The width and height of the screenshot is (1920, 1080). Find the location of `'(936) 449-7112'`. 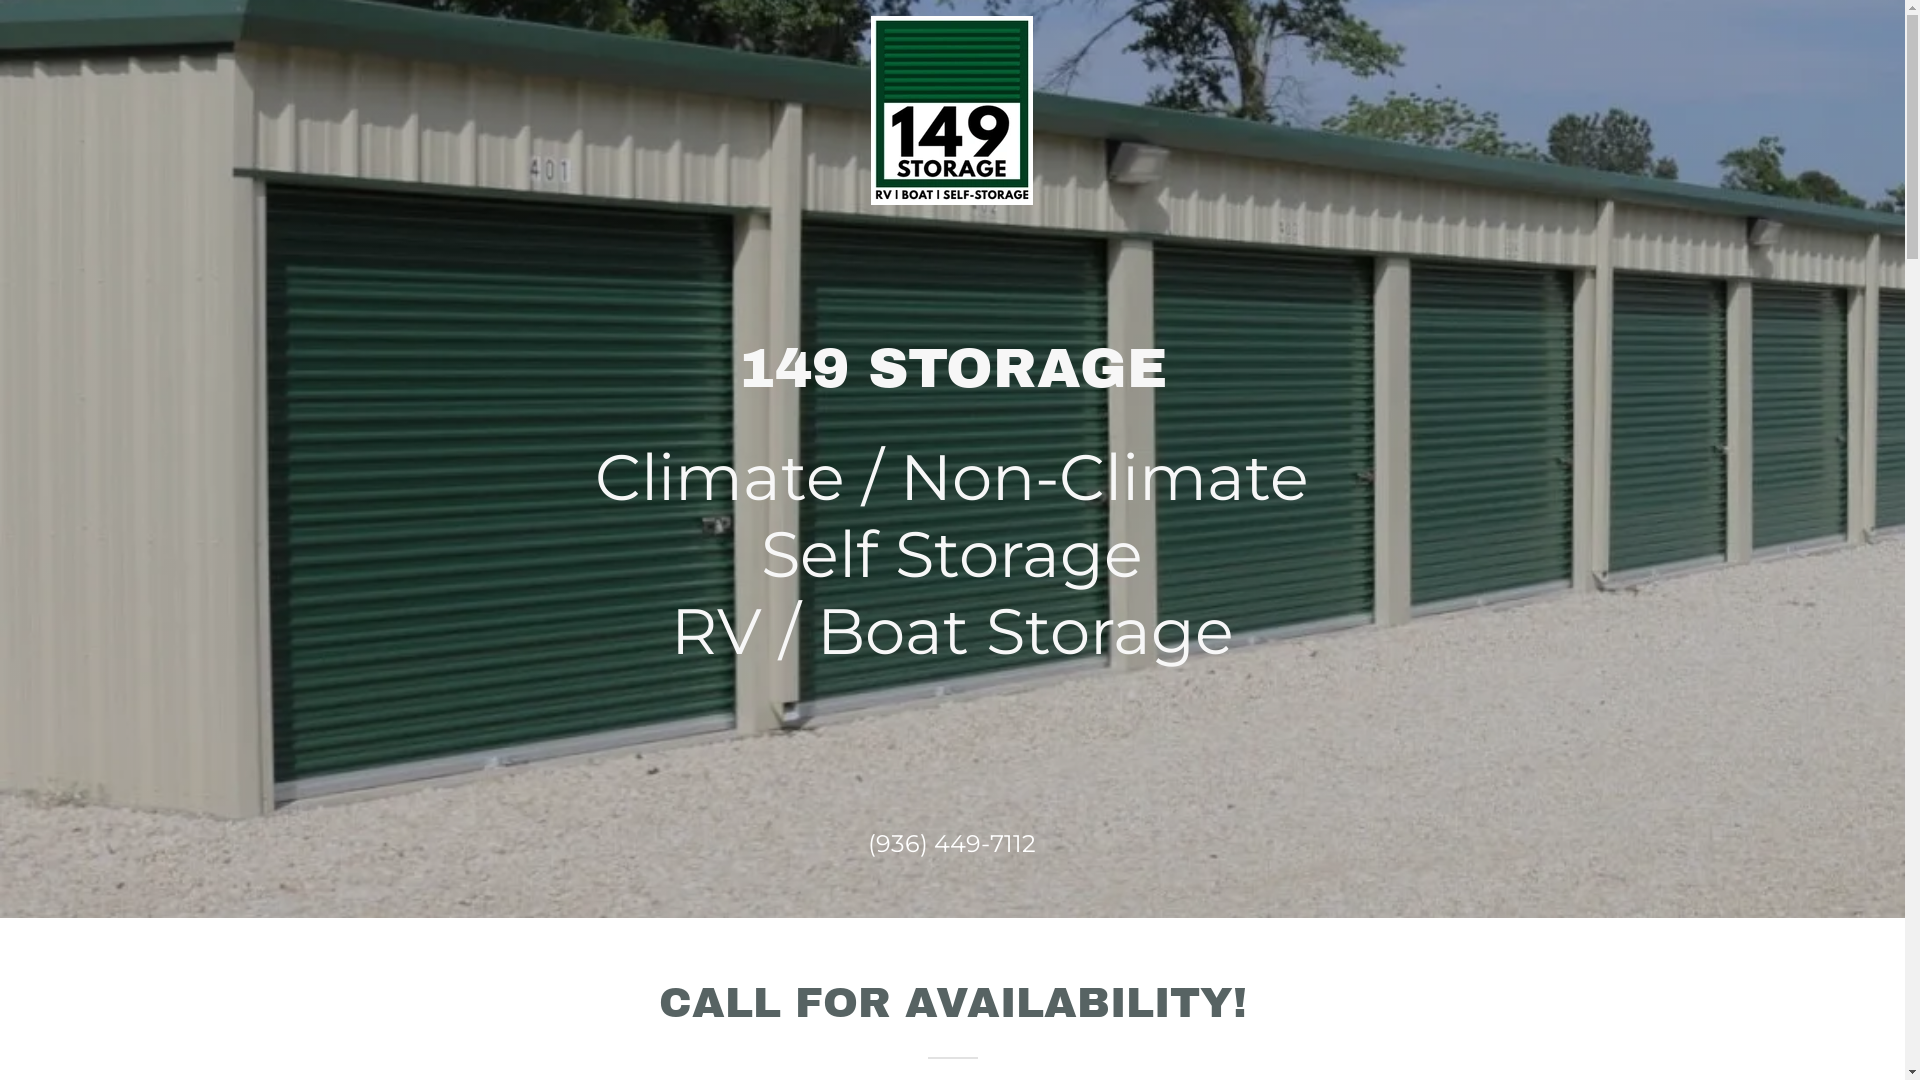

'(936) 449-7112' is located at coordinates (950, 843).